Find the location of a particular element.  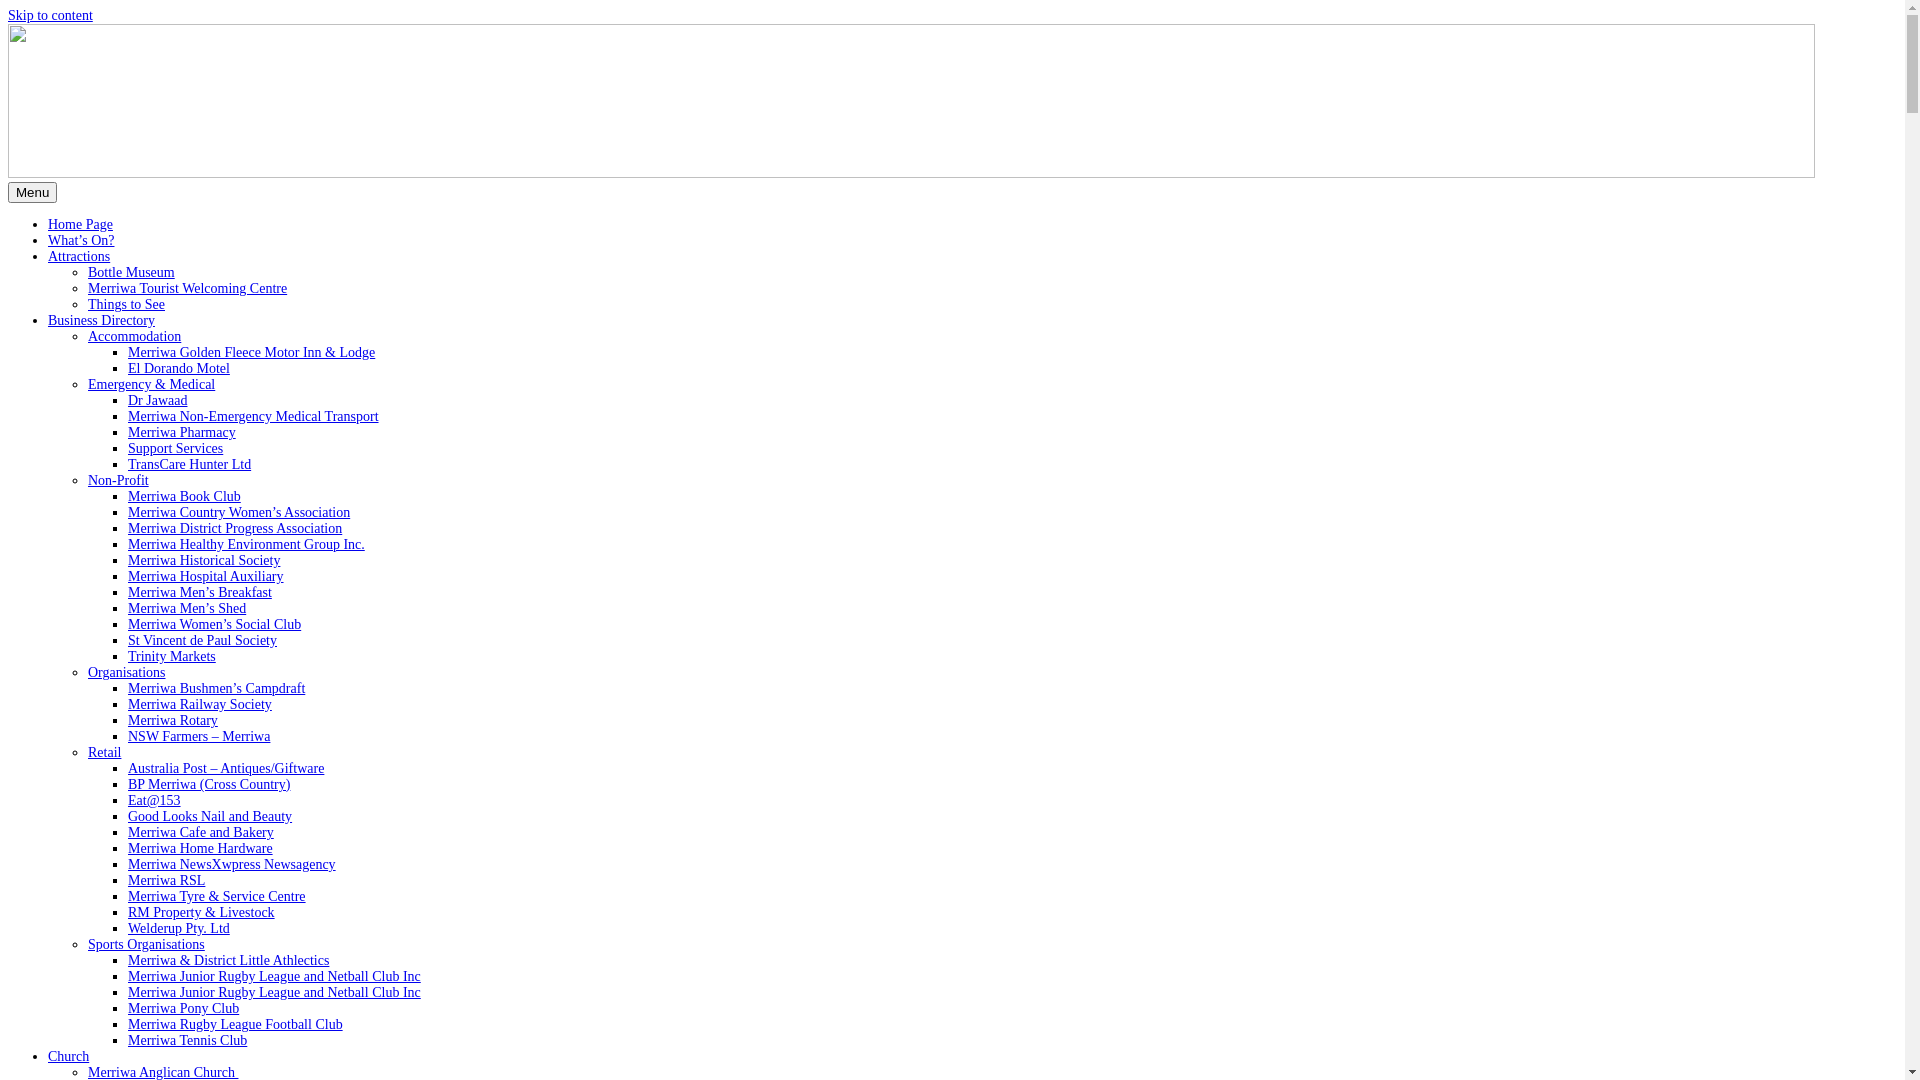

'BP Merriwa (Cross Country)' is located at coordinates (127, 783).